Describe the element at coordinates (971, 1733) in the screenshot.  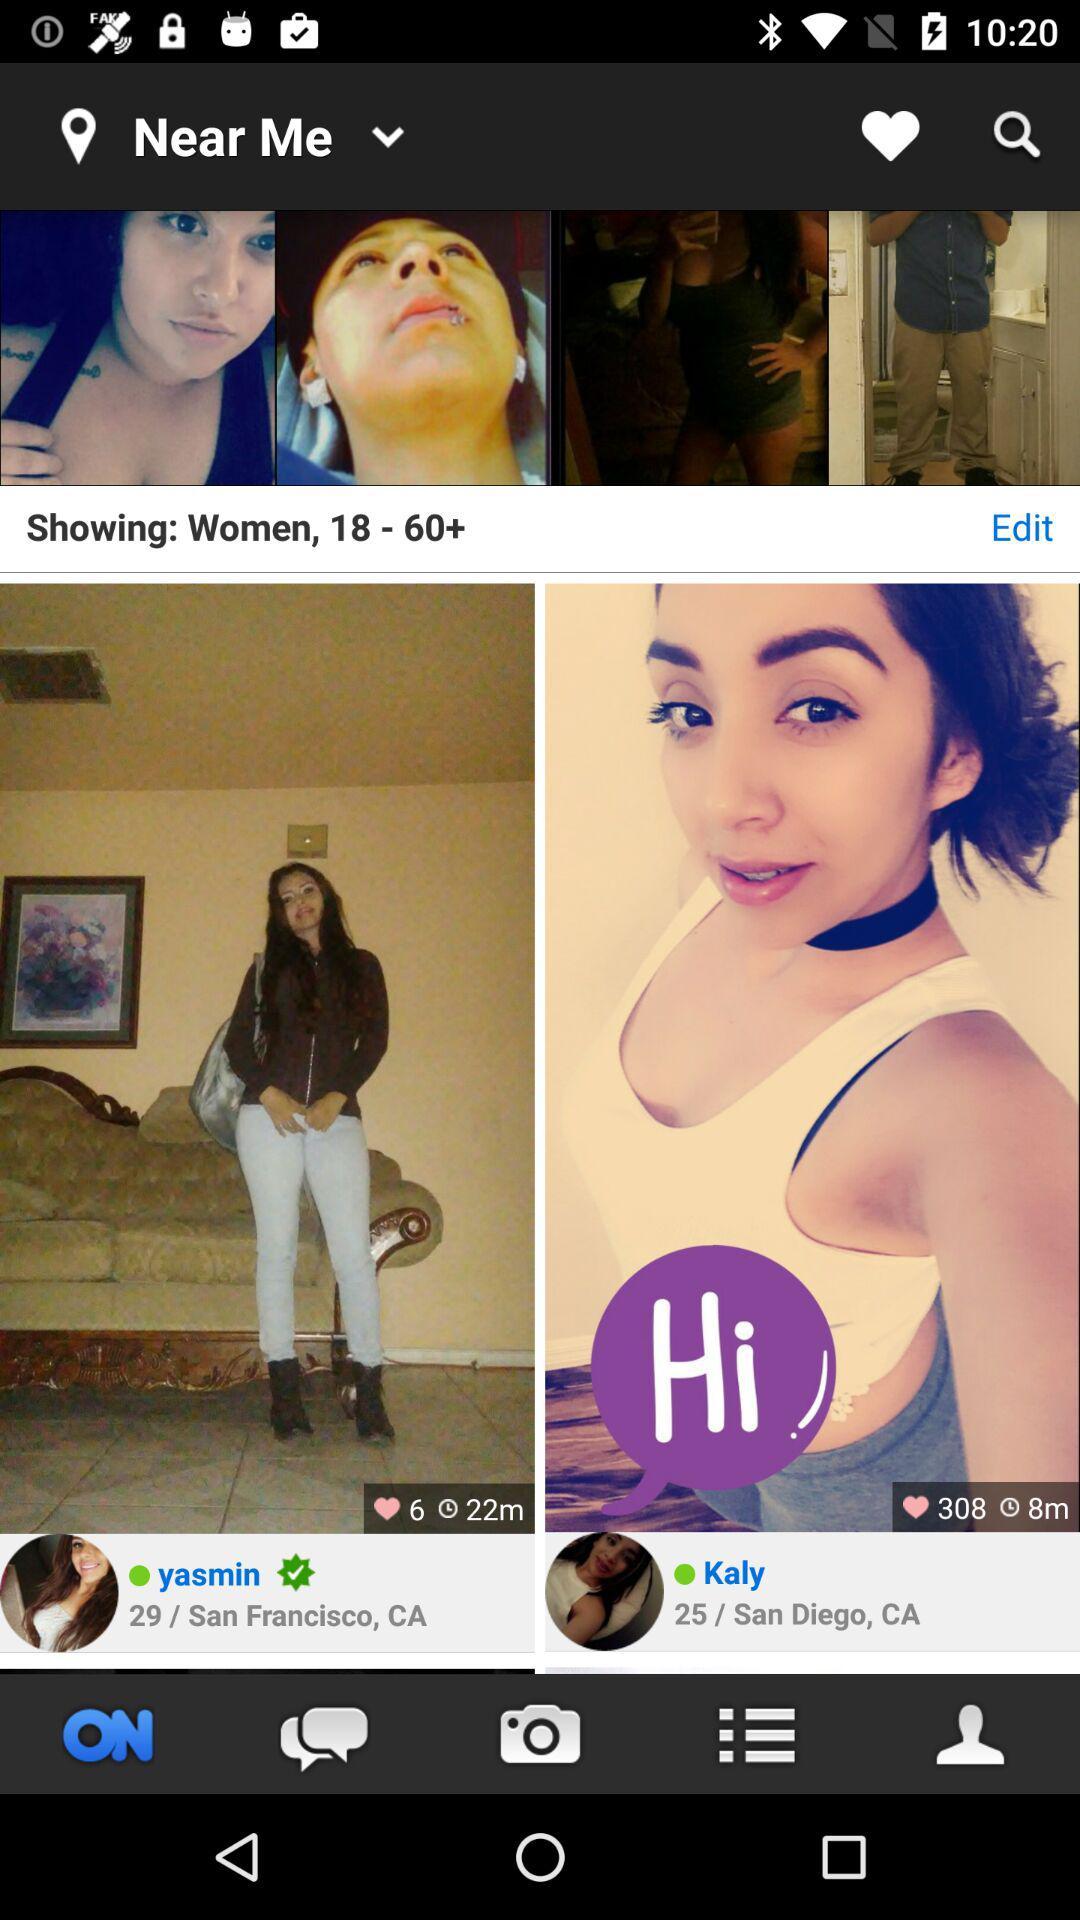
I see `profile icon` at that location.